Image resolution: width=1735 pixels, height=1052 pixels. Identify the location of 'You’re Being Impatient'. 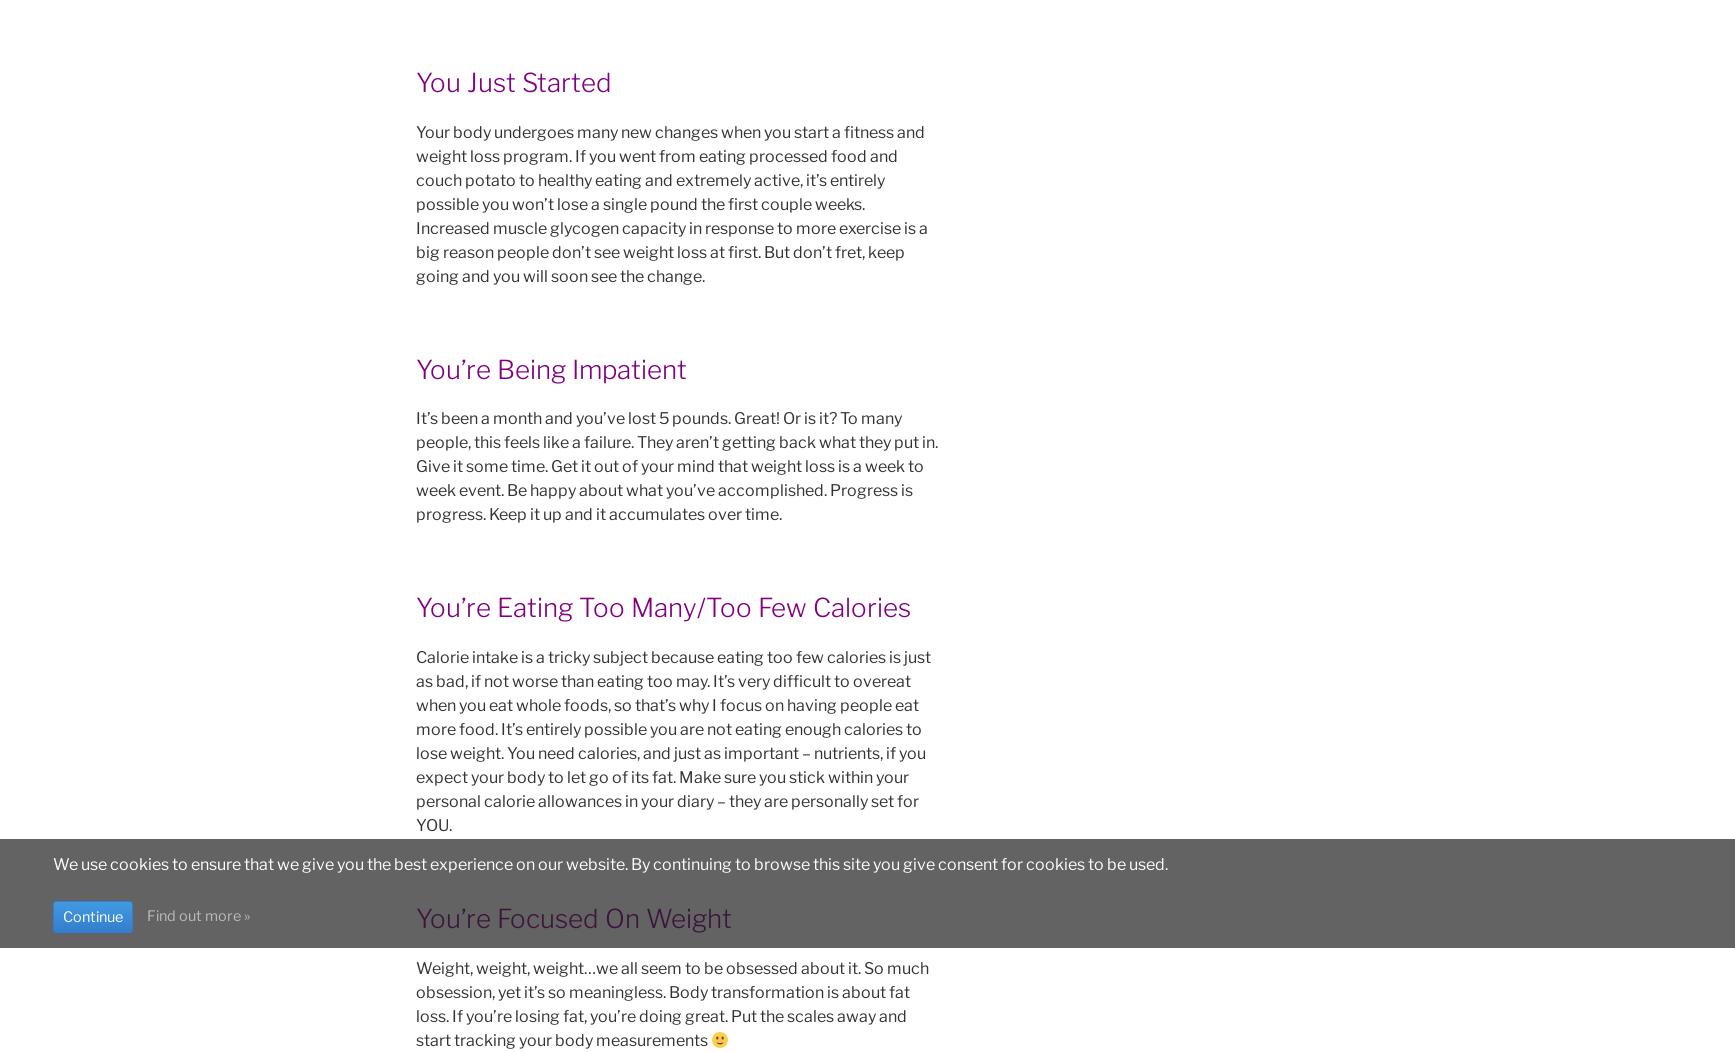
(550, 368).